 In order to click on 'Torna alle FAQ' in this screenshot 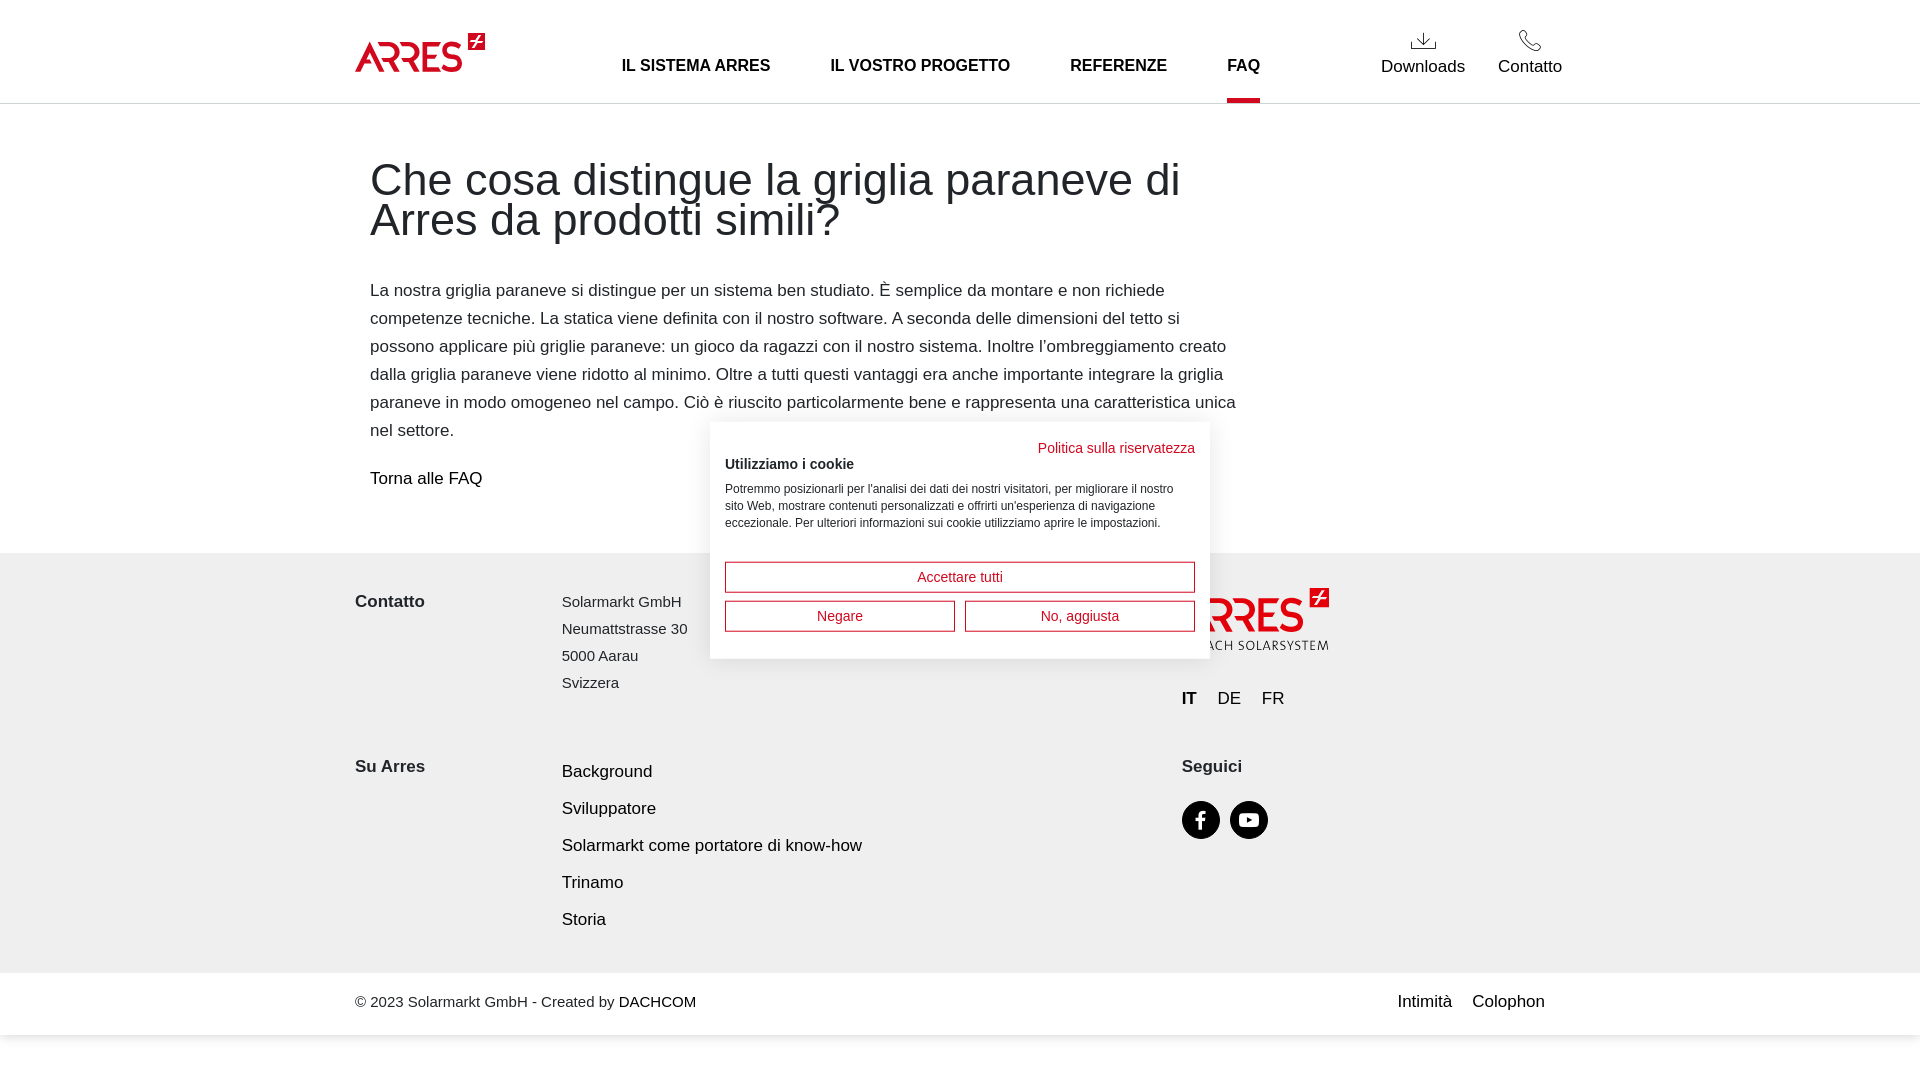, I will do `click(425, 478)`.